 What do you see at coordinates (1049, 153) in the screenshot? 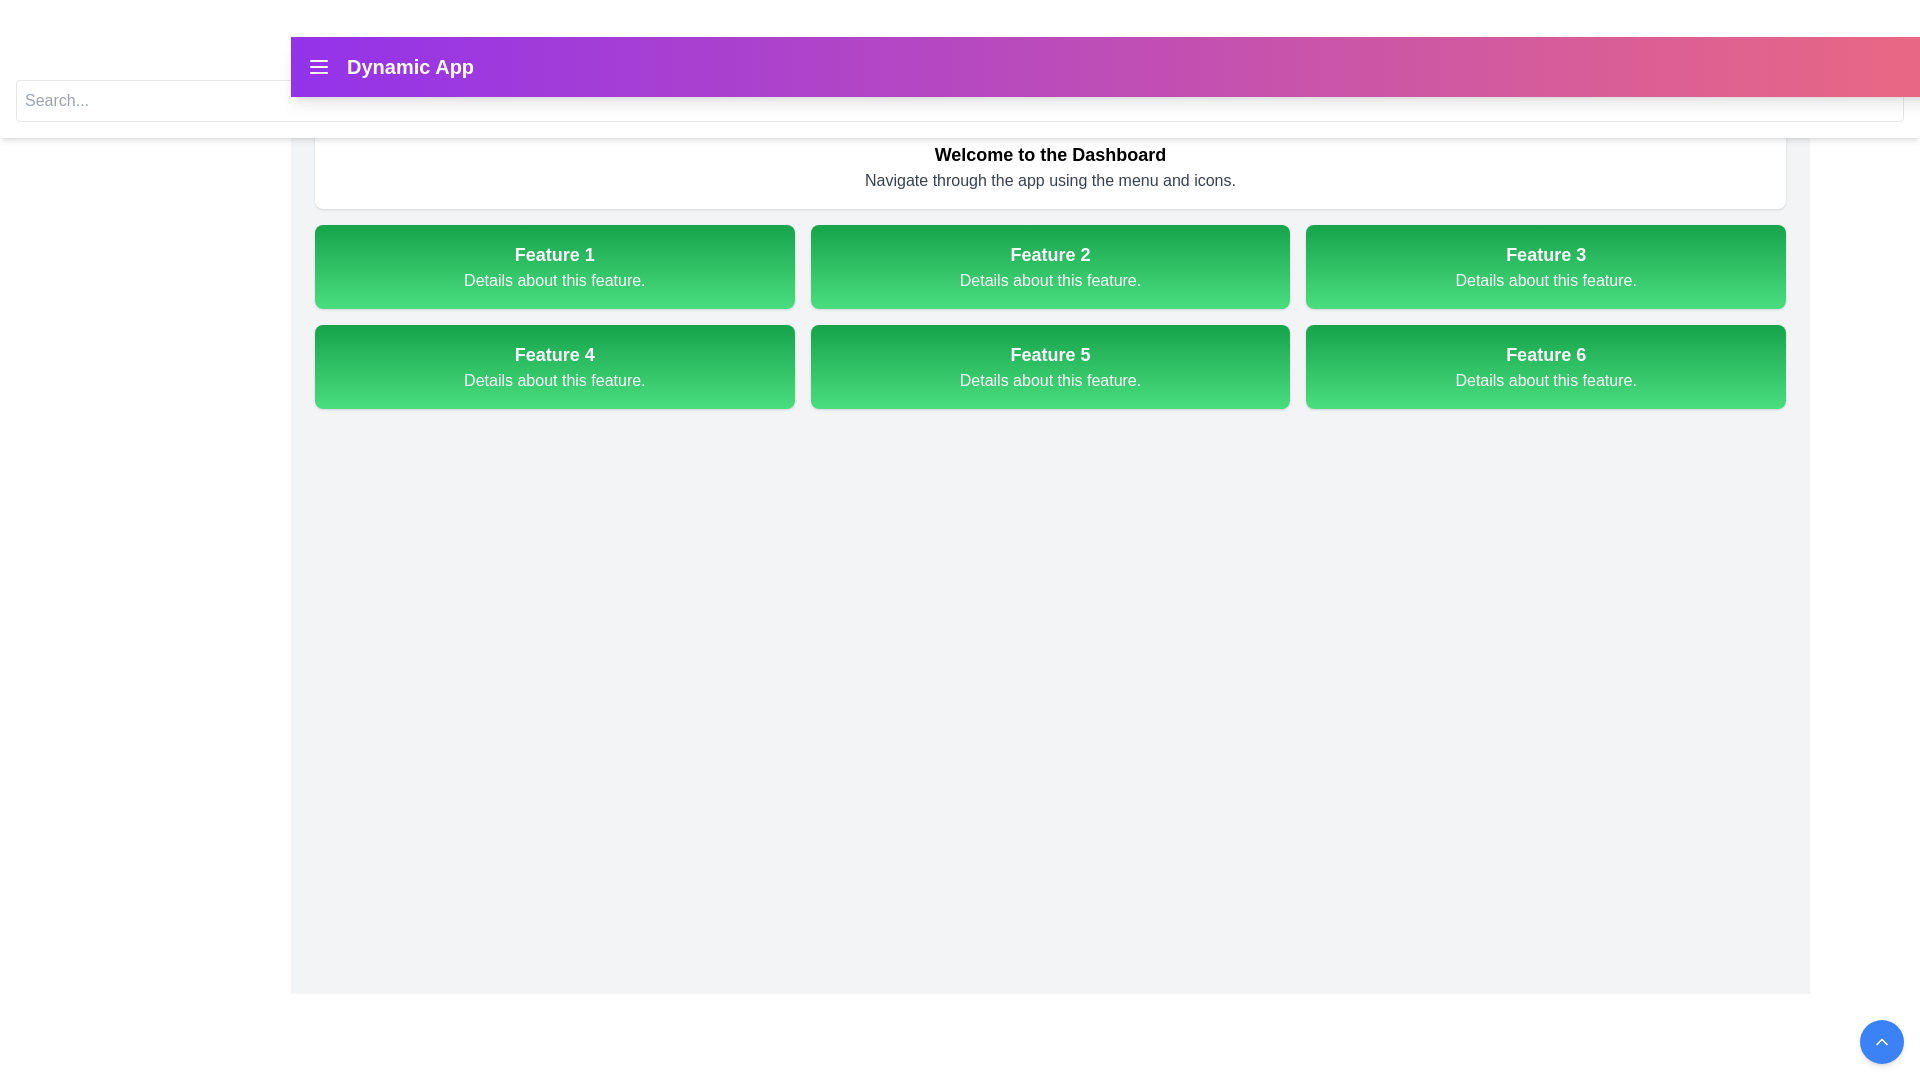
I see `the static text header displaying 'Welcome to the Dashboard', which is a bold and larger font label with rounded corners and a white background` at bounding box center [1049, 153].